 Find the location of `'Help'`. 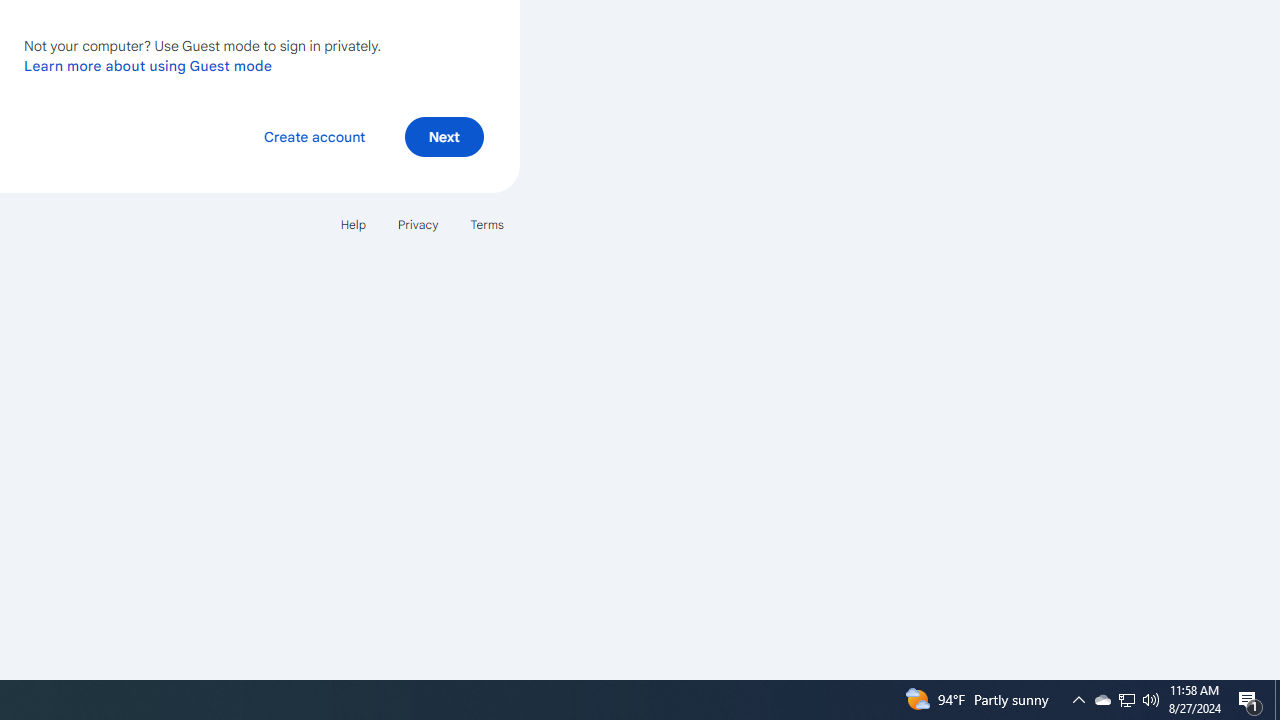

'Help' is located at coordinates (352, 224).